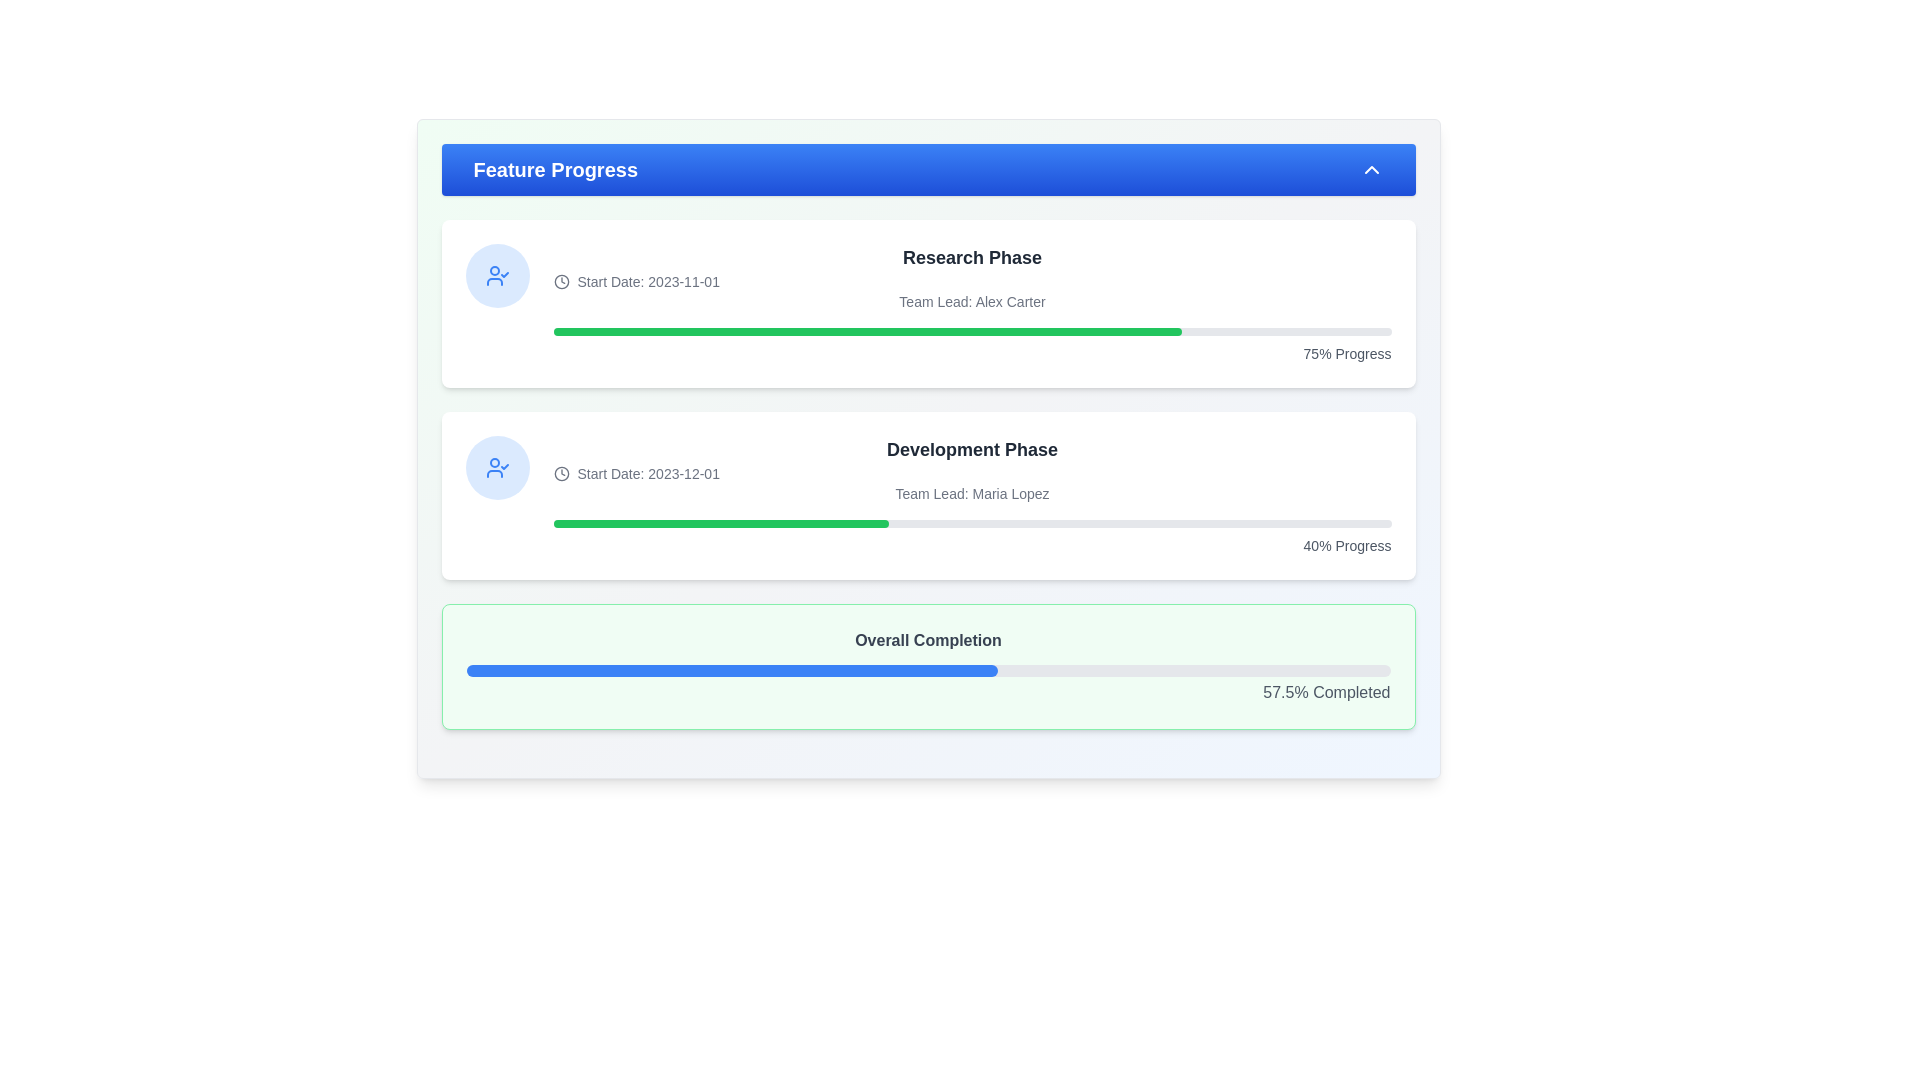  I want to click on the 'Research Phase' text label, so click(972, 257).